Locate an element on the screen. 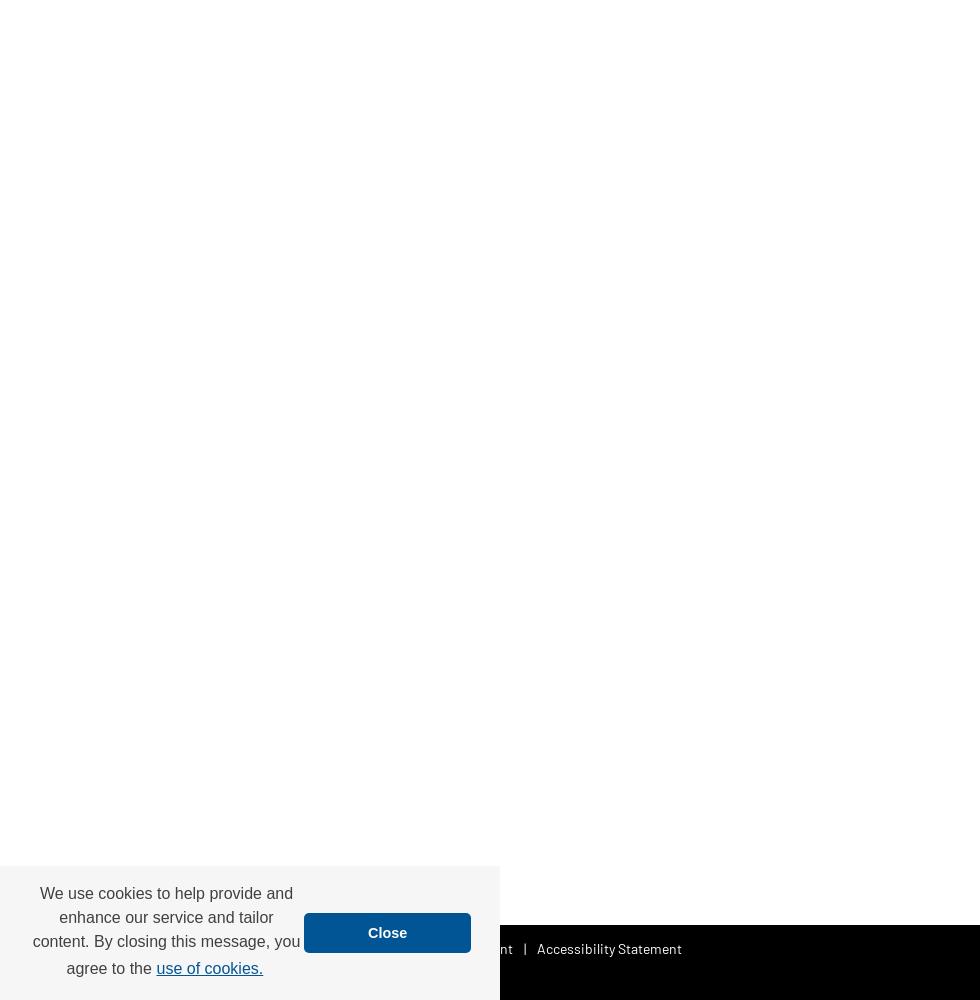 The height and width of the screenshot is (1000, 980). 'Accessibility Statement' is located at coordinates (609, 946).